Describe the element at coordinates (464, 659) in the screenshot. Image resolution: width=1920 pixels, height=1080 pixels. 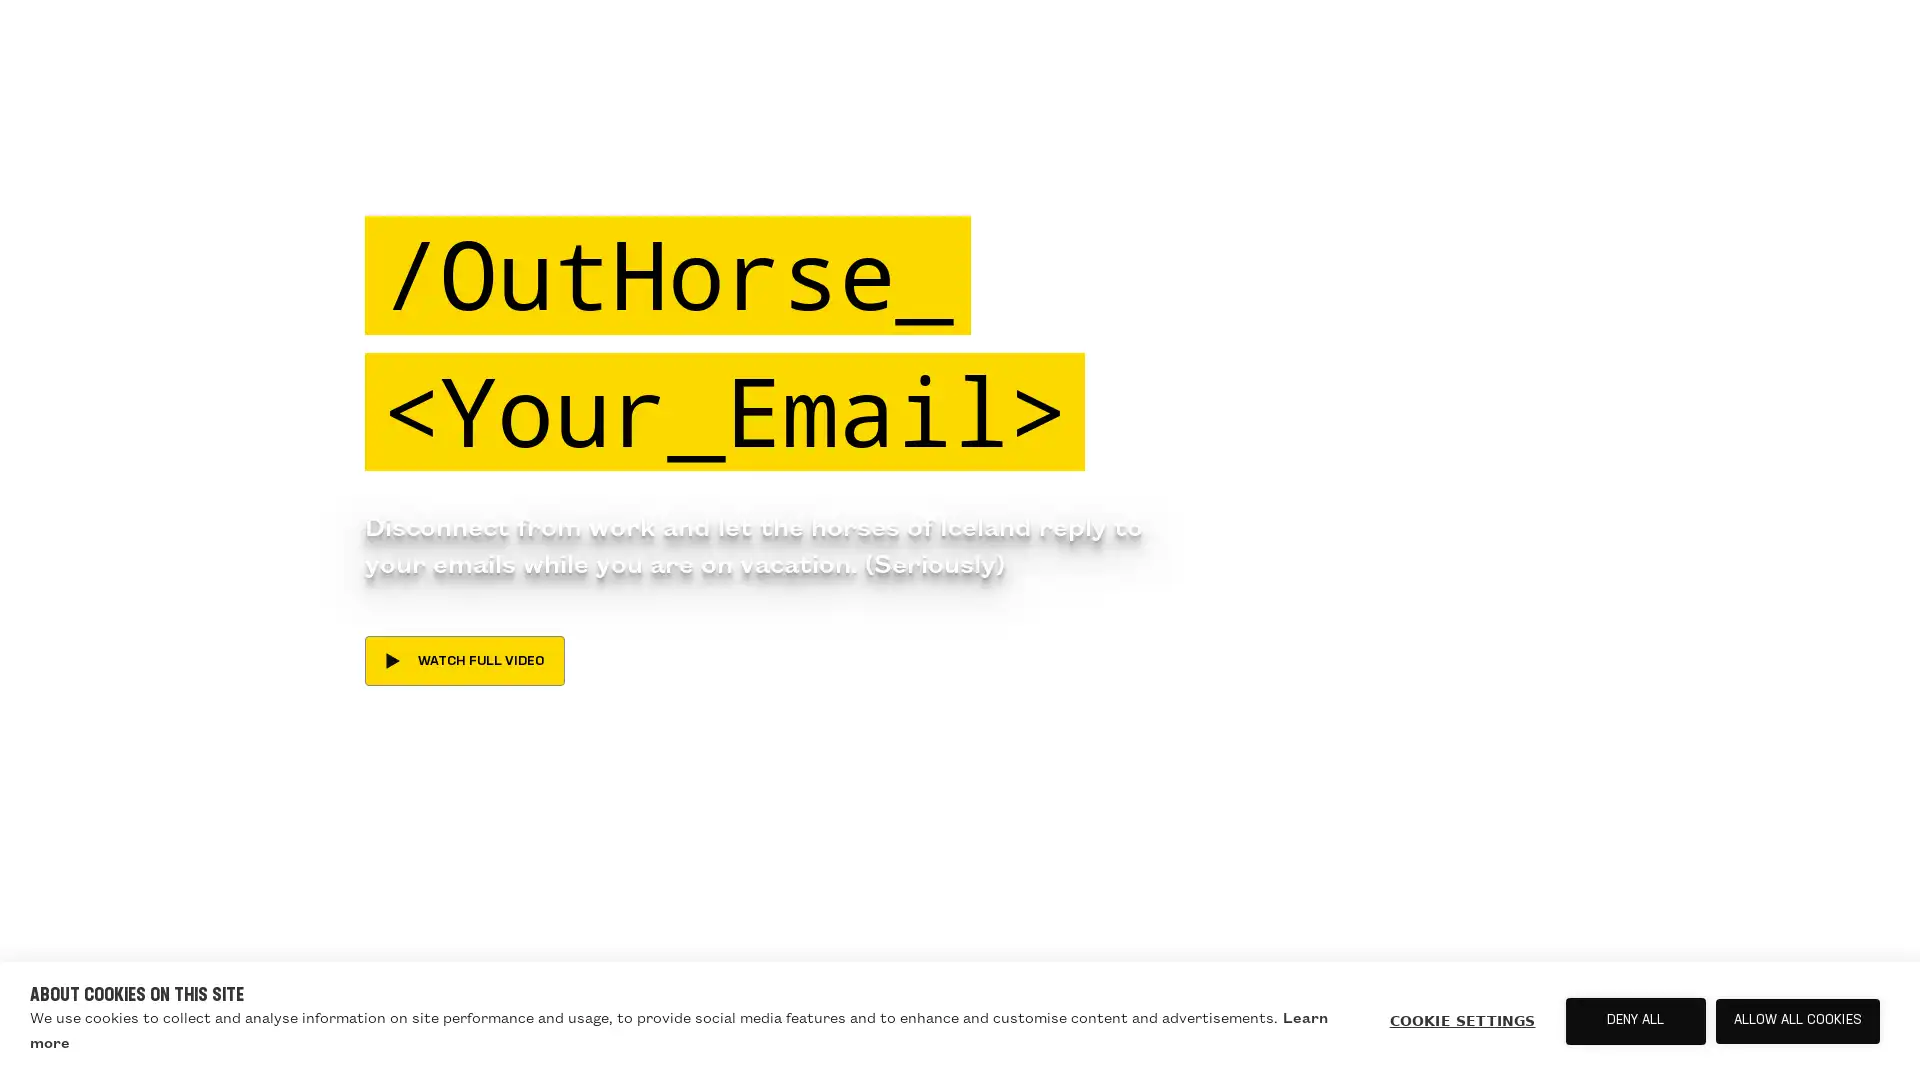
I see `WATCH FULL VIDEO` at that location.